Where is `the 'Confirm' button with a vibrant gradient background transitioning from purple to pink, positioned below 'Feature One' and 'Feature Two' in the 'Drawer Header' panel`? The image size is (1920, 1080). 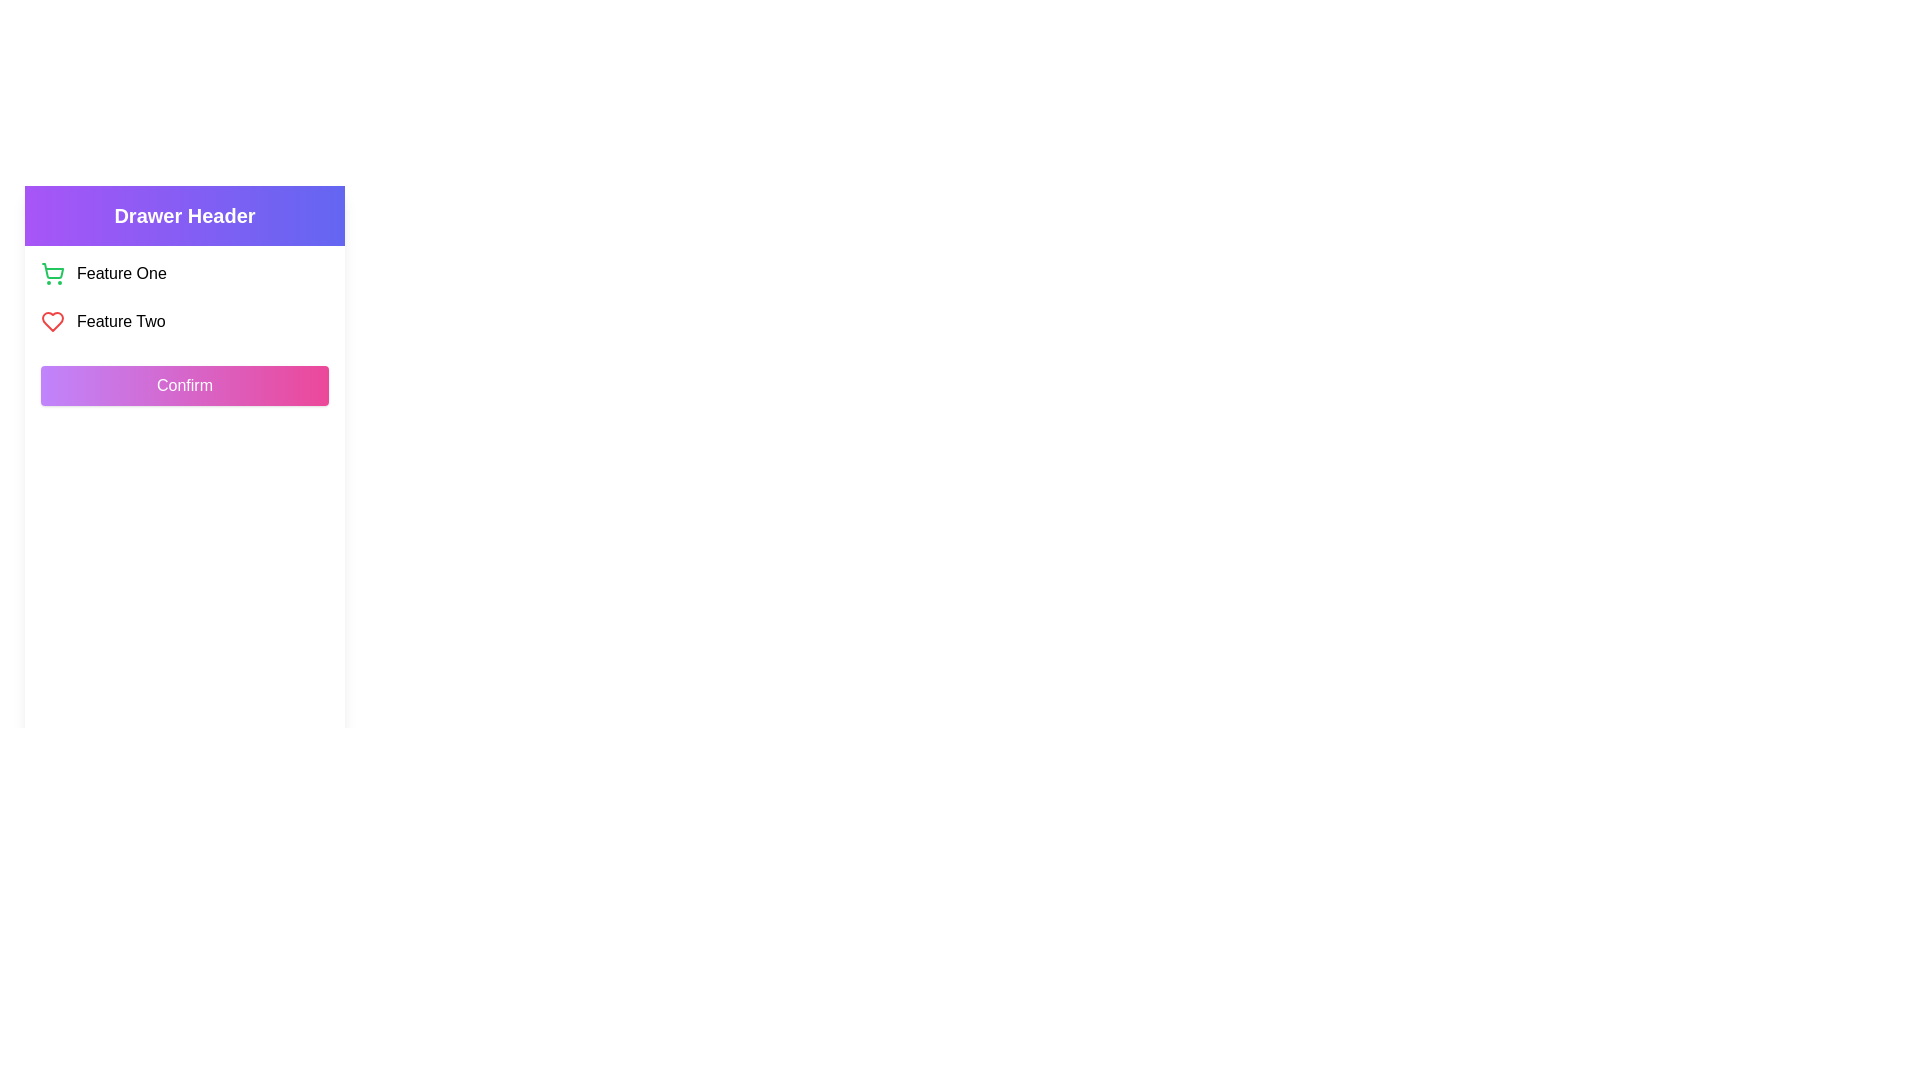
the 'Confirm' button with a vibrant gradient background transitioning from purple to pink, positioned below 'Feature One' and 'Feature Two' in the 'Drawer Header' panel is located at coordinates (185, 385).